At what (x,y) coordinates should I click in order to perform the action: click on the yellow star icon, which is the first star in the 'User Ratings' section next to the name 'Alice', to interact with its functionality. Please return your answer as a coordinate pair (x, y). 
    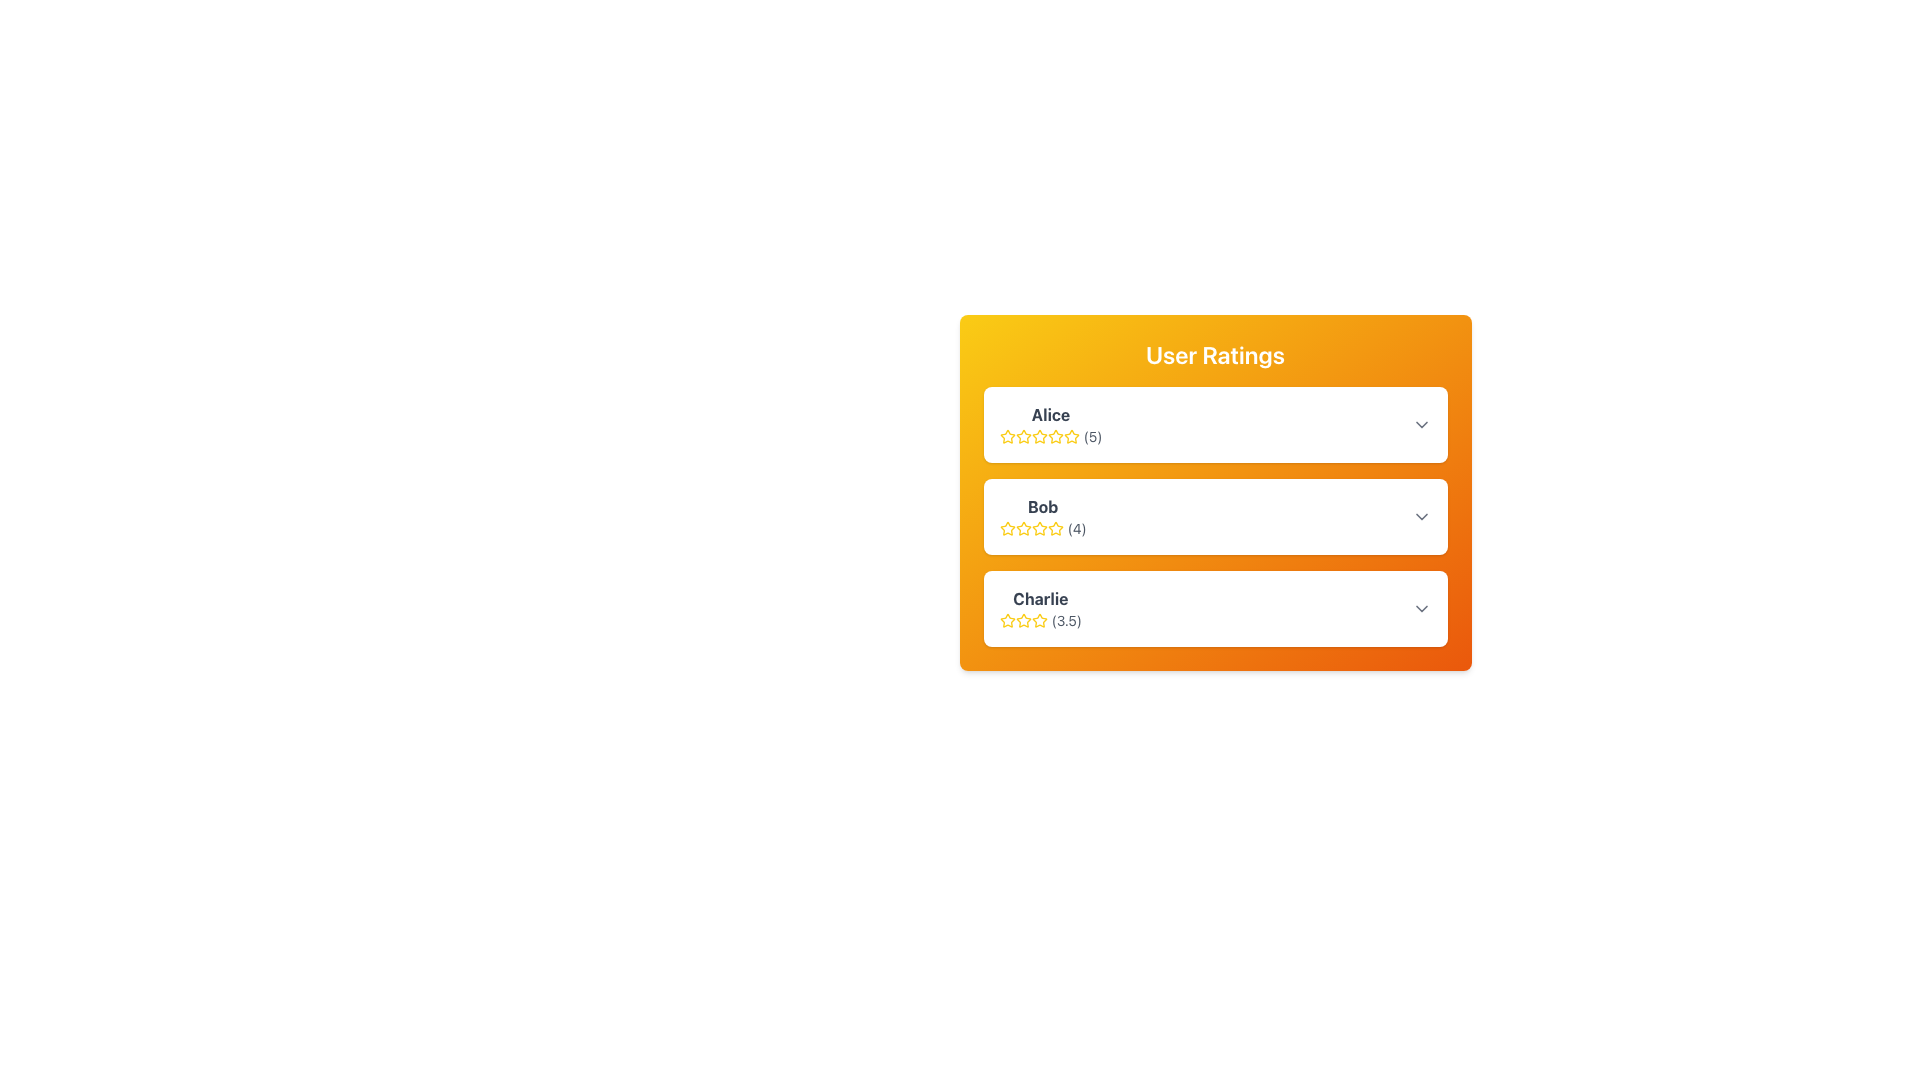
    Looking at the image, I should click on (1007, 434).